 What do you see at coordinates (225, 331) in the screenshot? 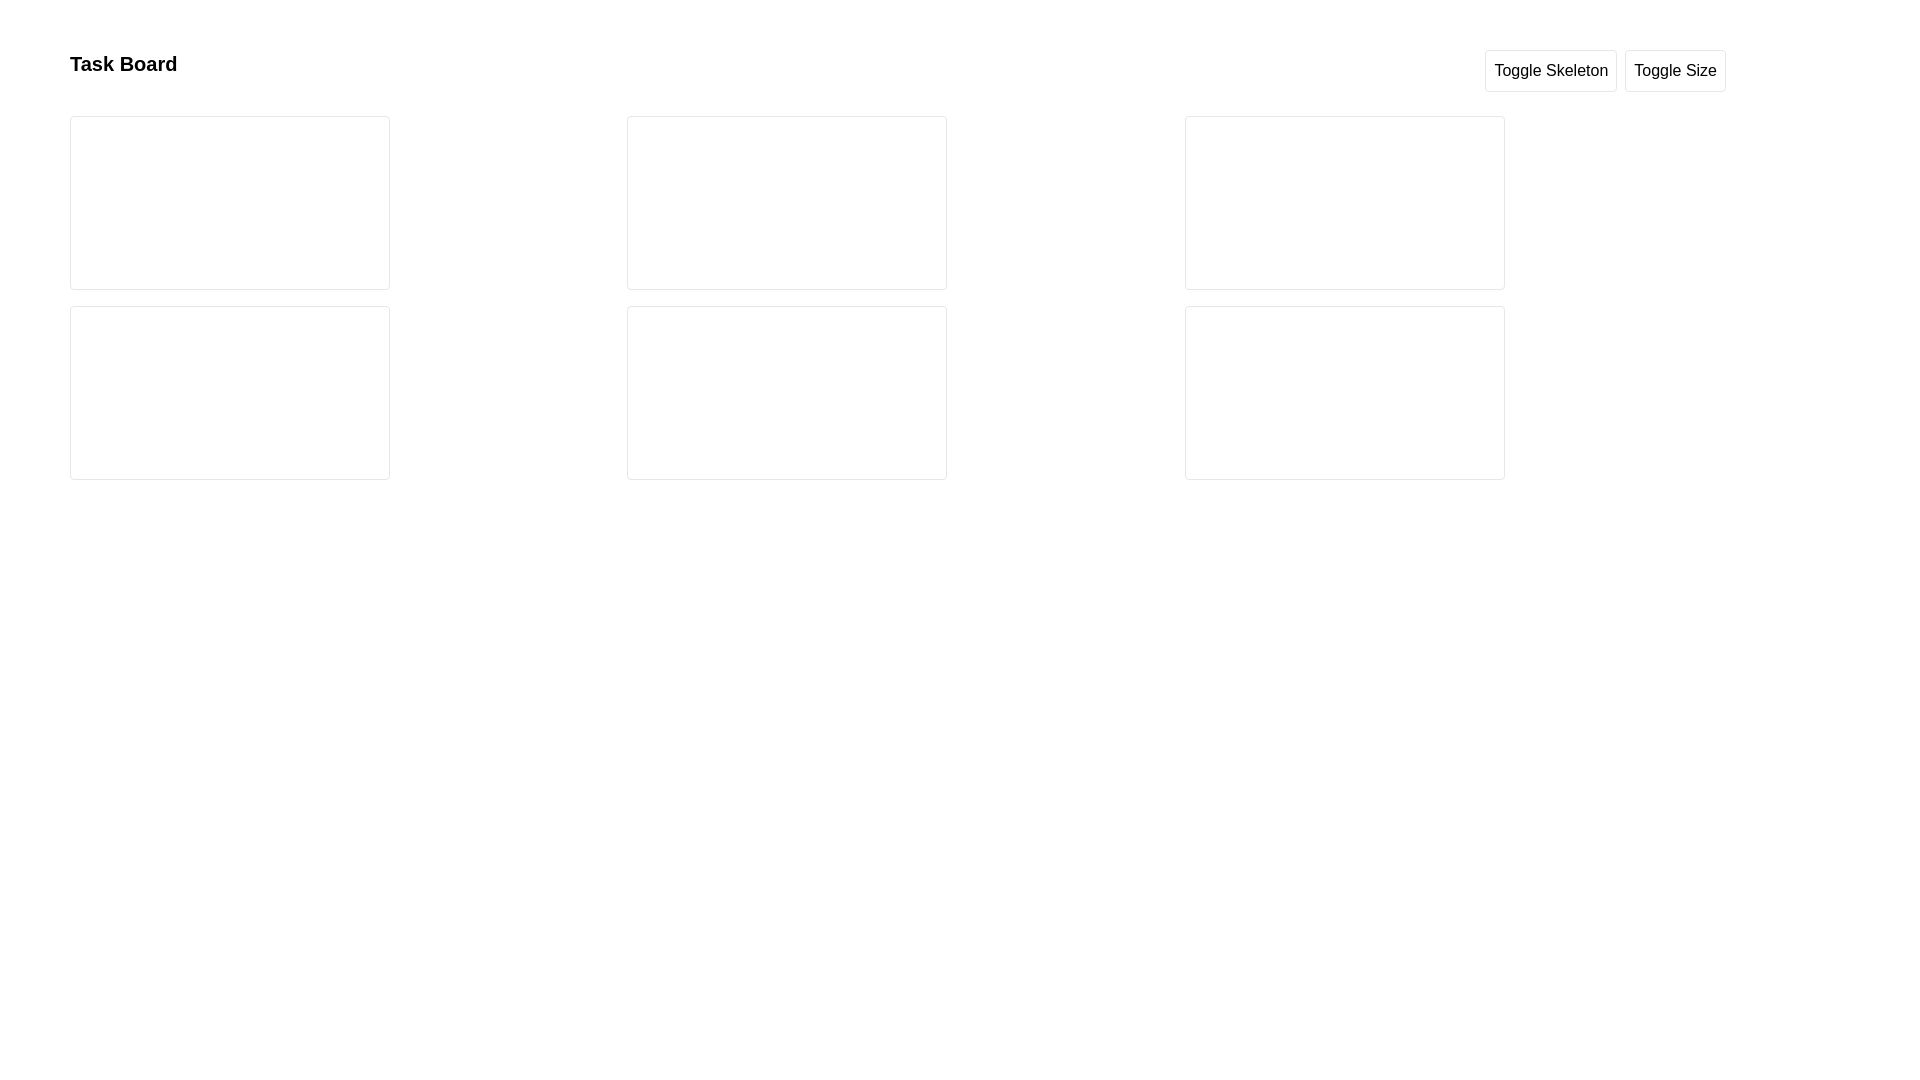
I see `the upper skeleton loader element, which serves as a visual placeholder for dynamically loaded content in the second row of the interface grid` at bounding box center [225, 331].